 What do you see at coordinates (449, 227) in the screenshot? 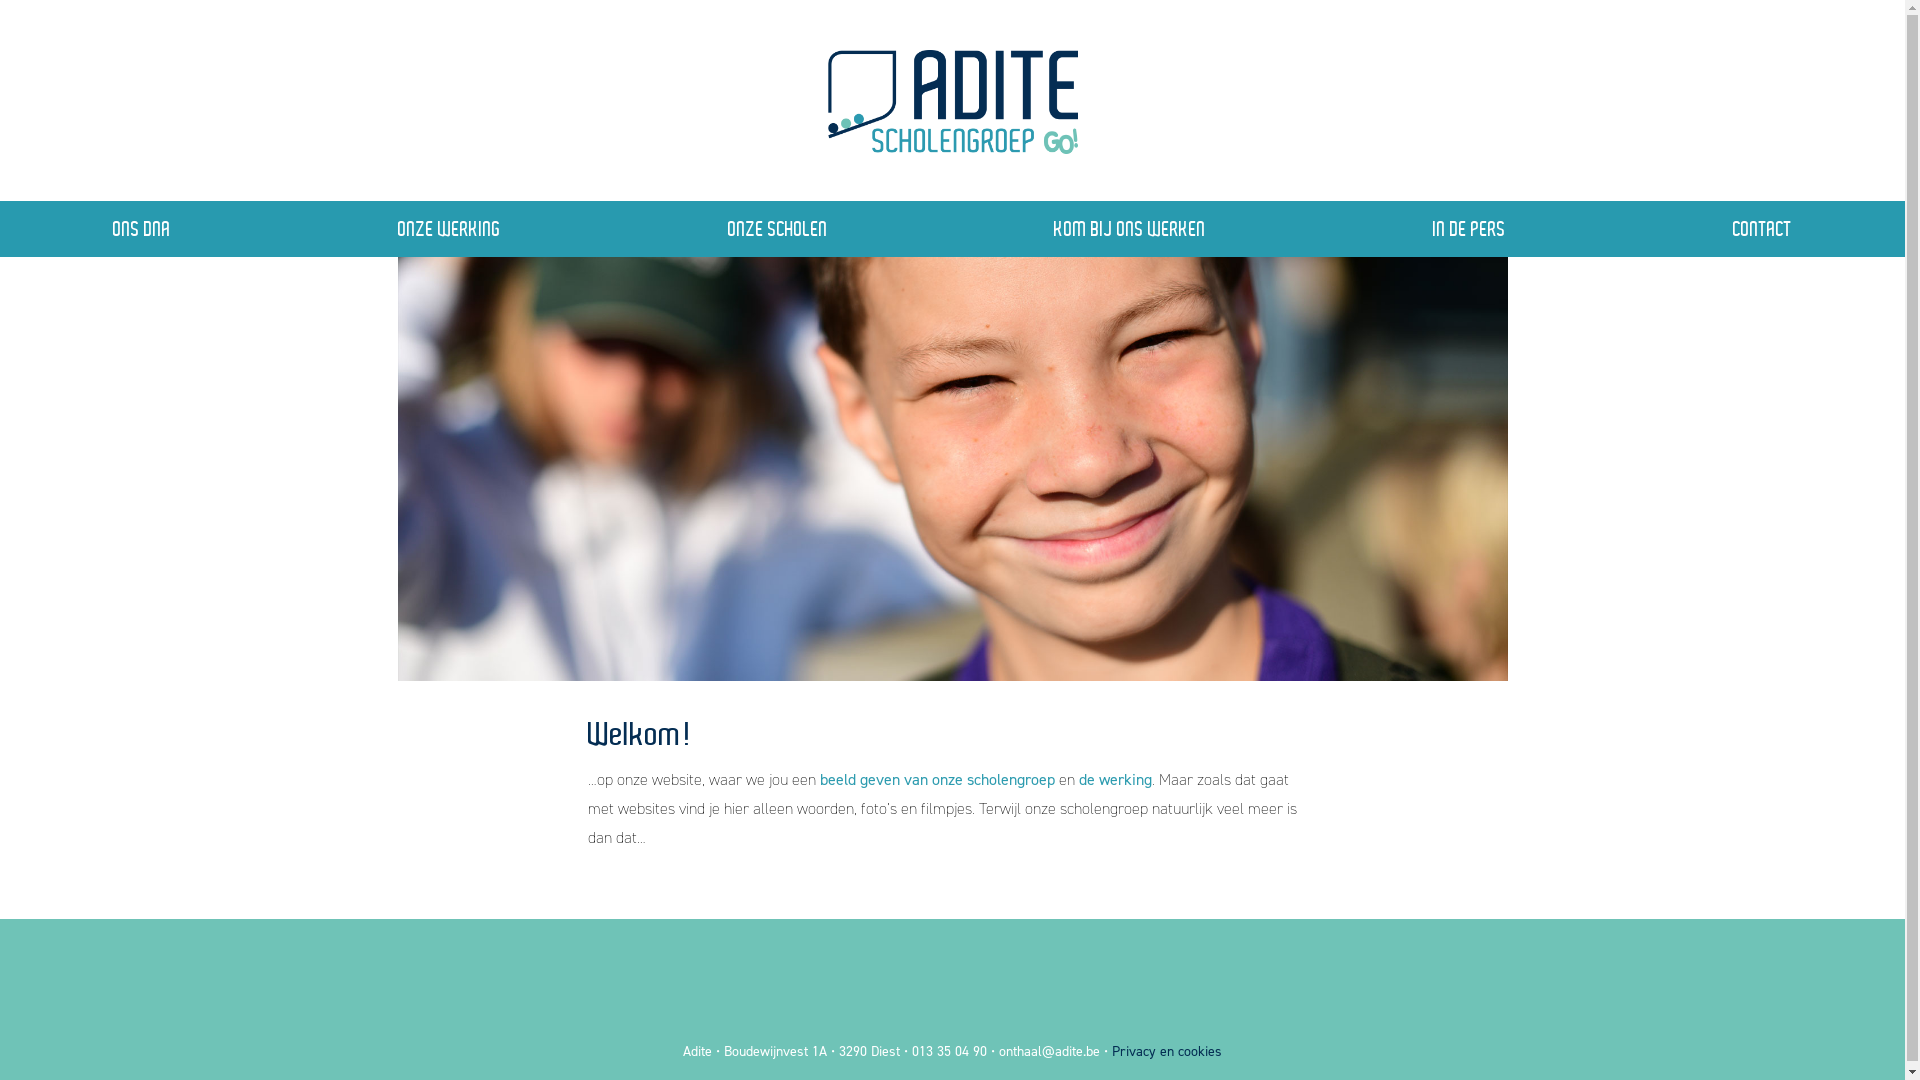
I see `'ONZE WERKING'` at bounding box center [449, 227].